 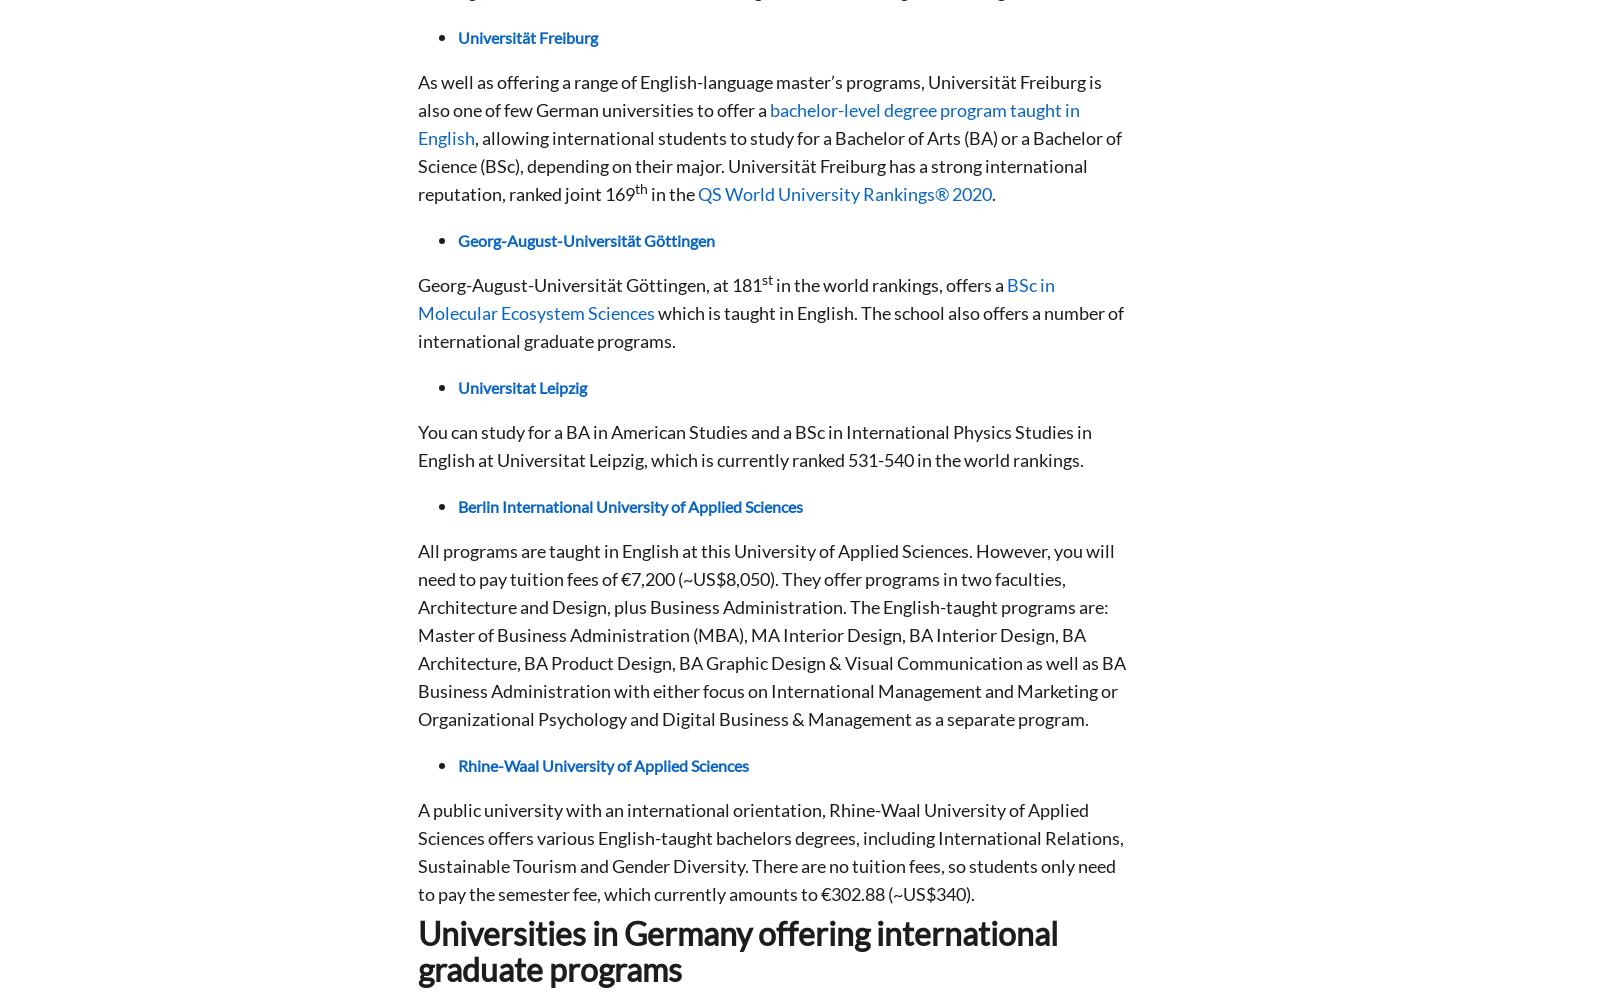 What do you see at coordinates (589, 285) in the screenshot?
I see `'Georg-August-Universität Göttingen, at 181'` at bounding box center [589, 285].